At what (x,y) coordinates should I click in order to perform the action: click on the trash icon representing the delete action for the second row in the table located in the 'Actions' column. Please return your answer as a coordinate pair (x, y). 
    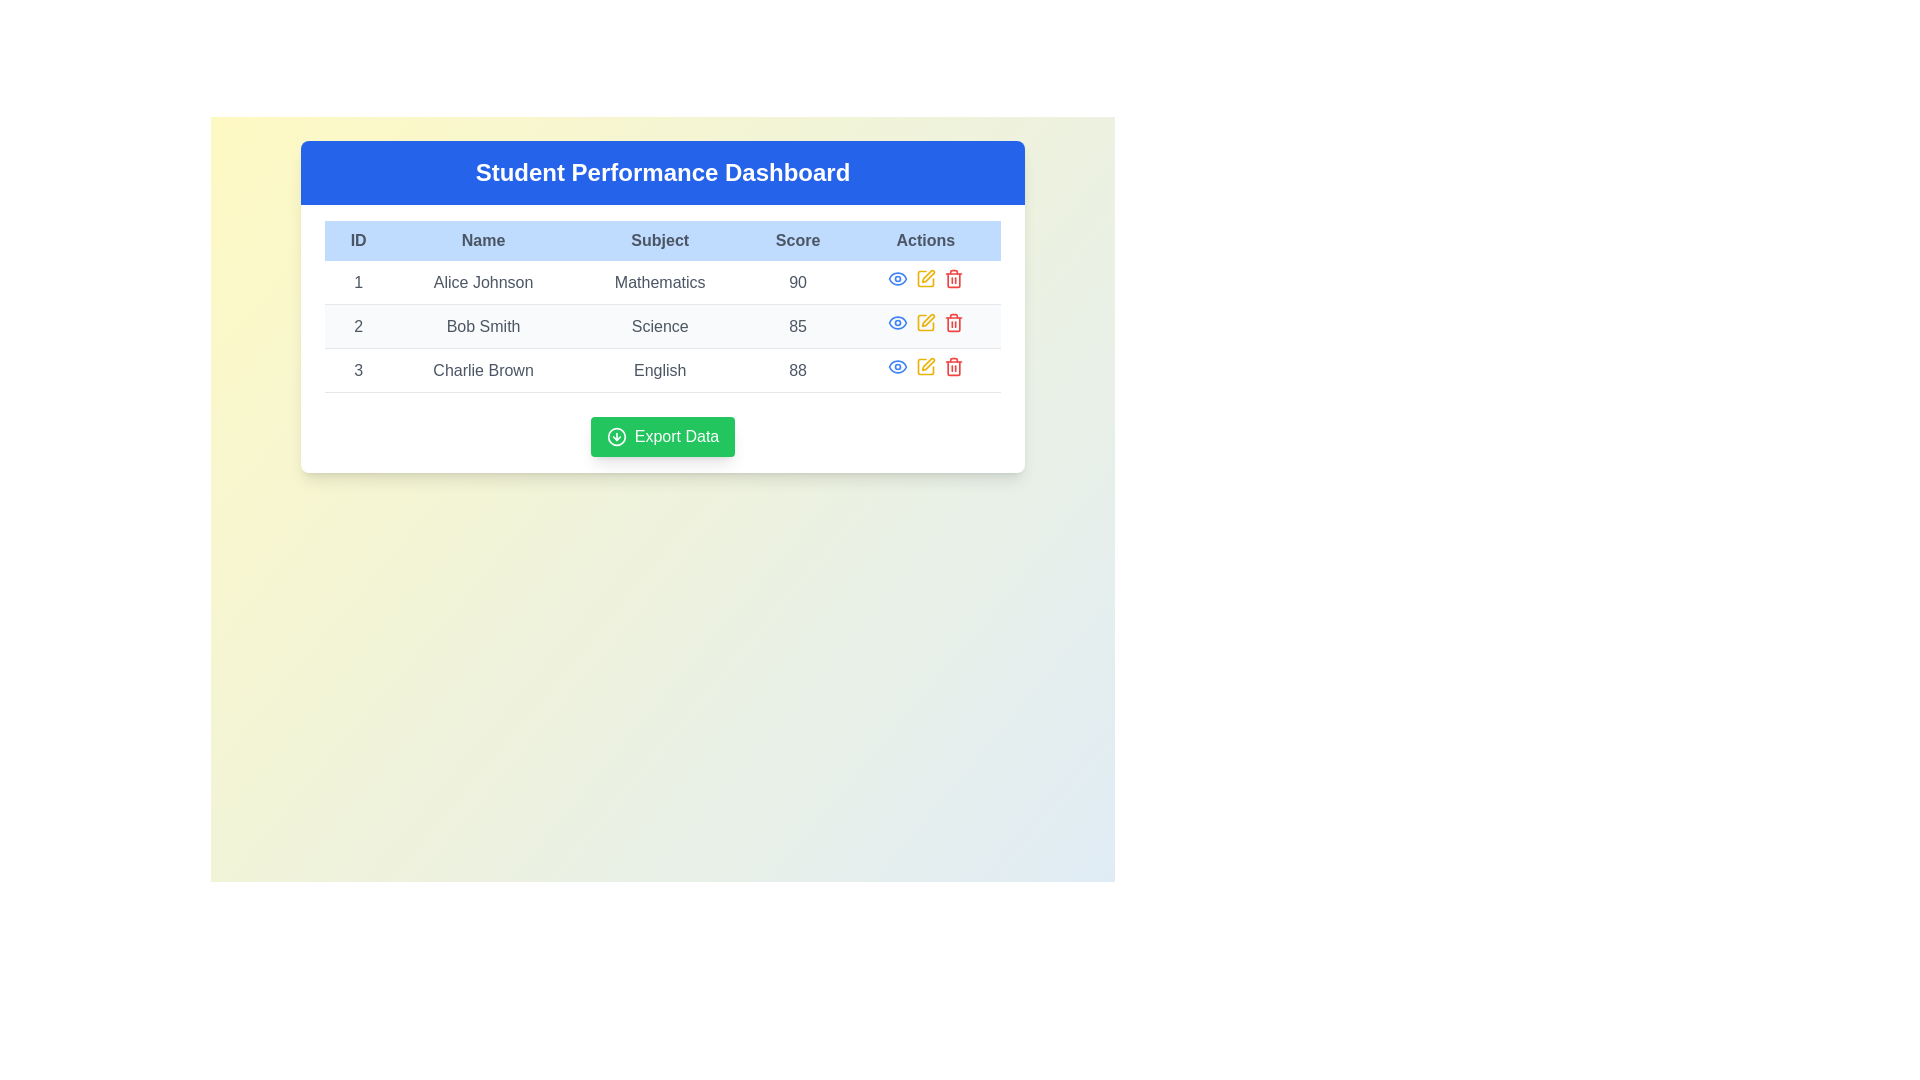
    Looking at the image, I should click on (952, 323).